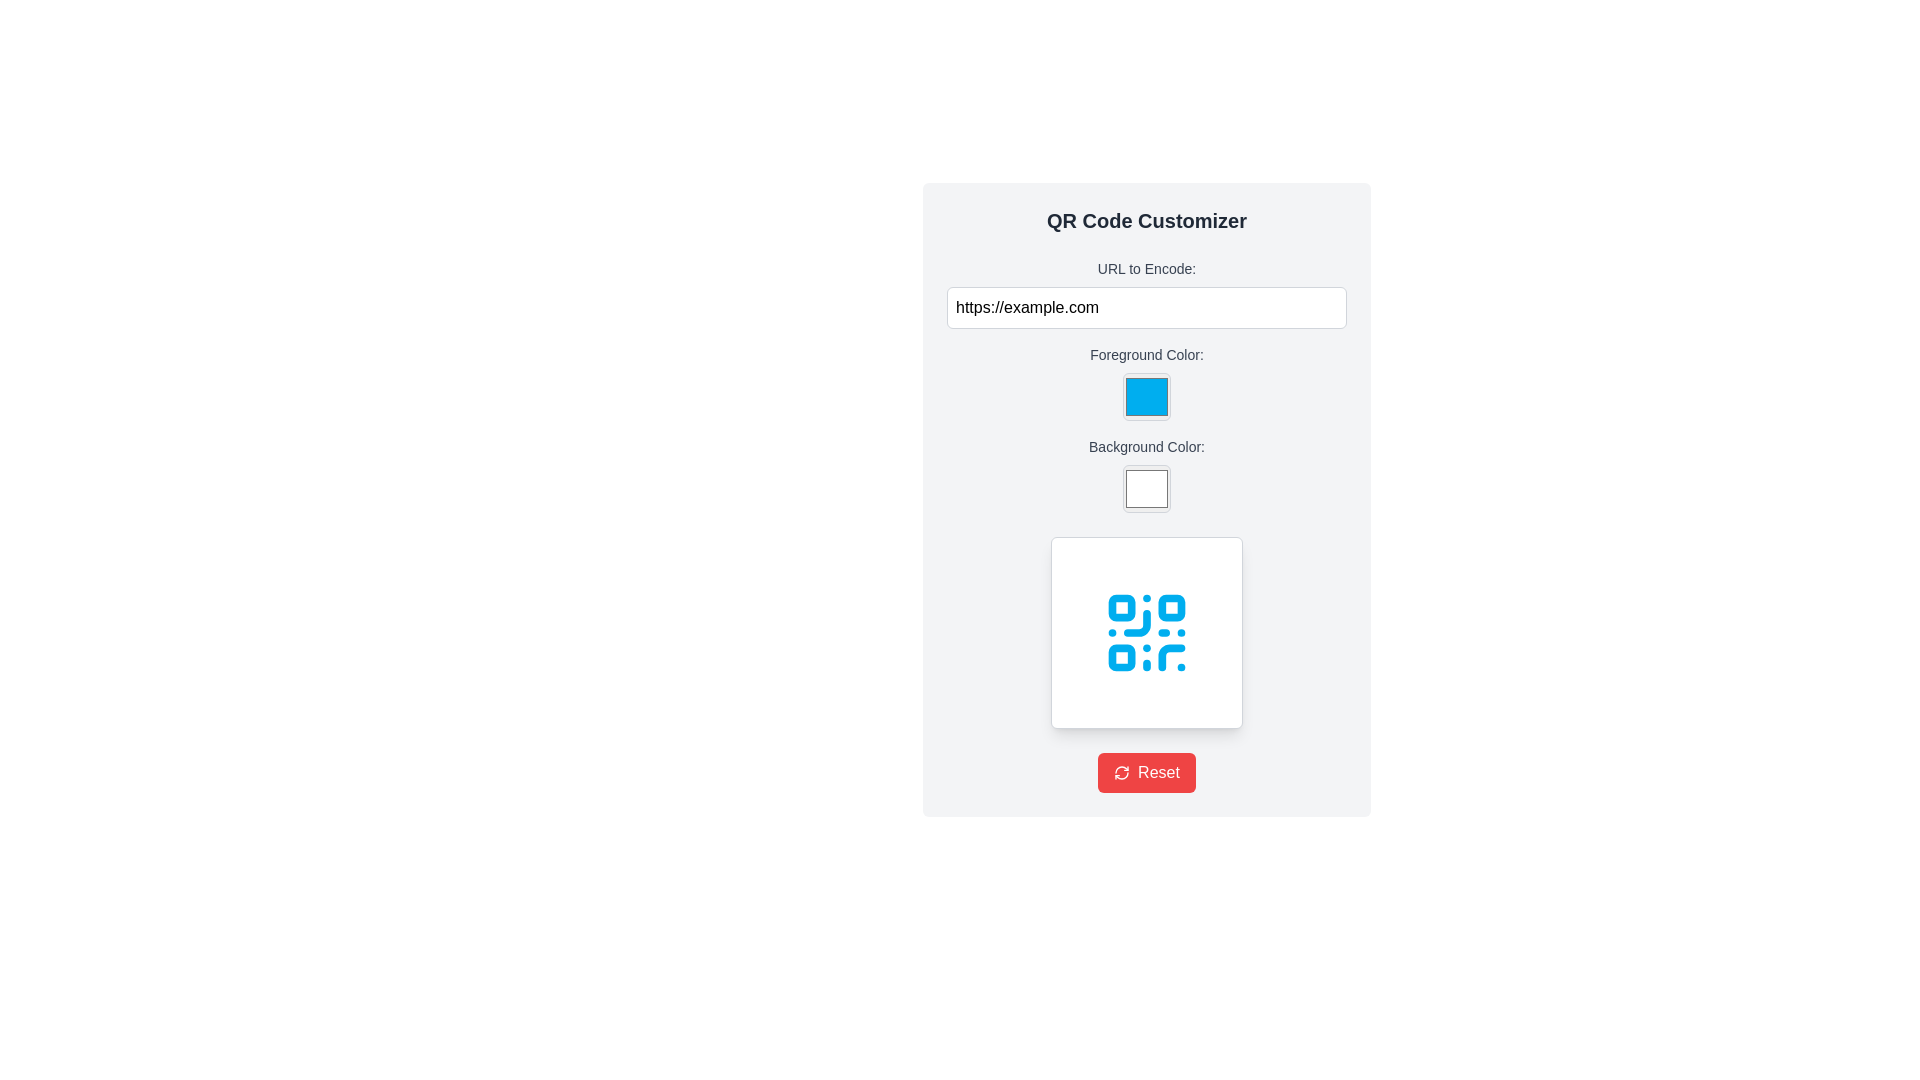 The width and height of the screenshot is (1920, 1080). Describe the element at coordinates (1147, 353) in the screenshot. I see `the label for the color picker field located below the 'URL to Encode' input field` at that location.